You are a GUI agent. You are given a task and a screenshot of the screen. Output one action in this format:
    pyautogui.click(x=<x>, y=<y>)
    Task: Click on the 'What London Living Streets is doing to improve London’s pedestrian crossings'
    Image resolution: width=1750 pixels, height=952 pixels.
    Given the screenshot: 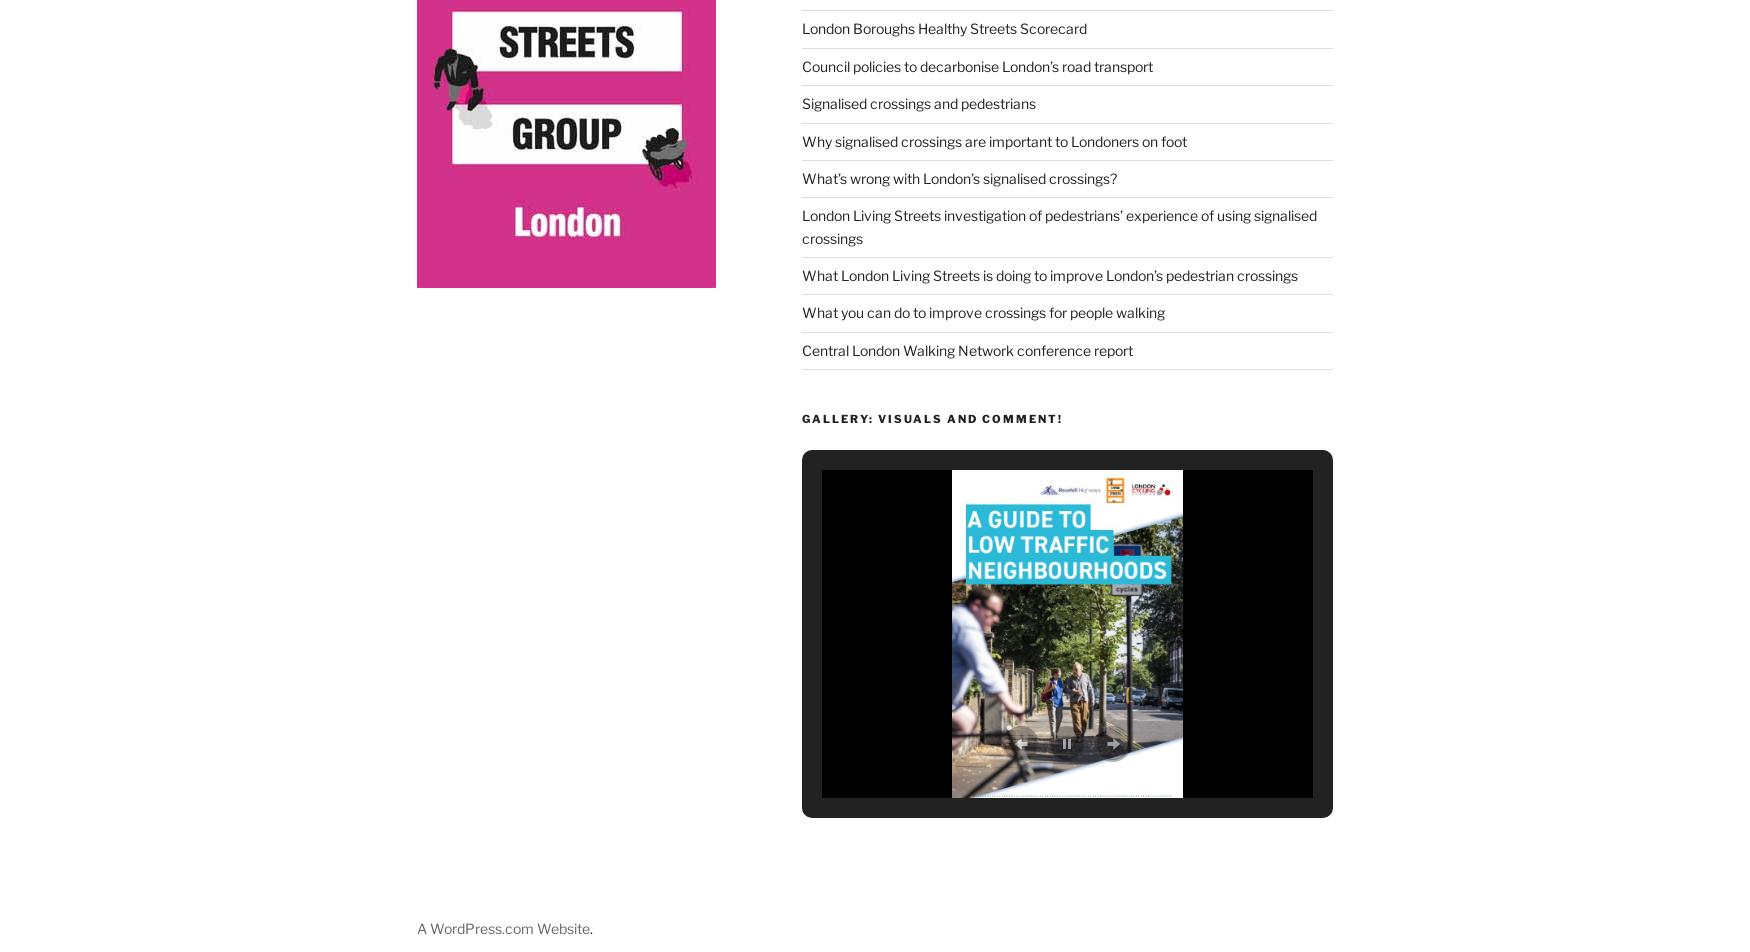 What is the action you would take?
    pyautogui.click(x=1047, y=270)
    